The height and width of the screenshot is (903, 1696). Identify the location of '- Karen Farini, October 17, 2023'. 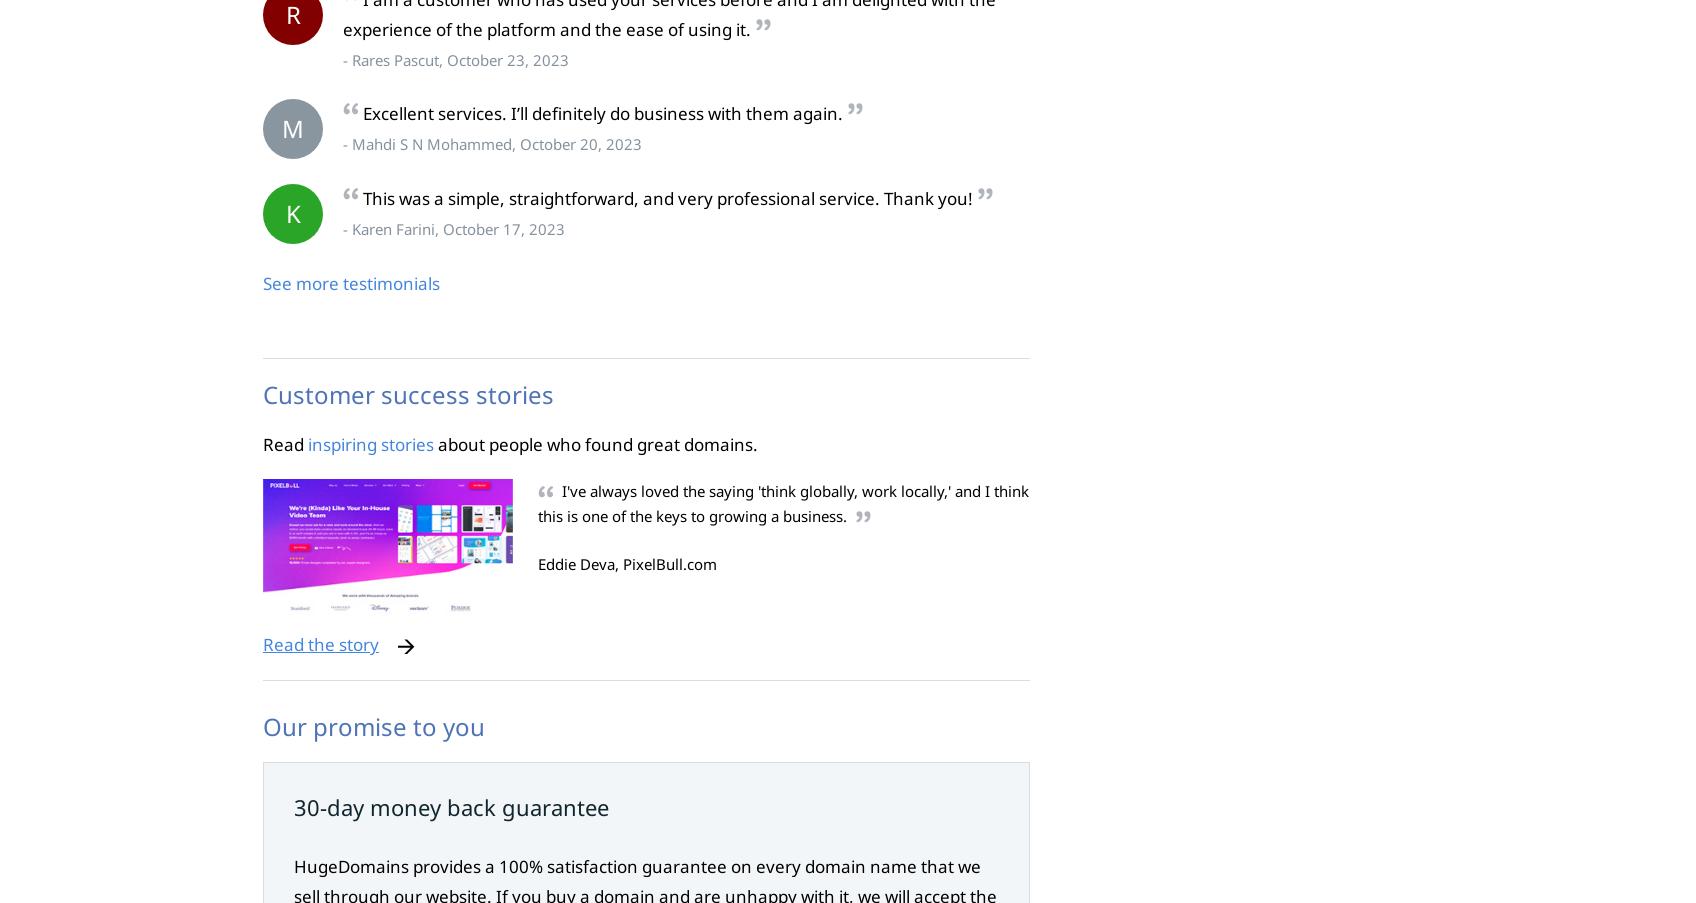
(454, 229).